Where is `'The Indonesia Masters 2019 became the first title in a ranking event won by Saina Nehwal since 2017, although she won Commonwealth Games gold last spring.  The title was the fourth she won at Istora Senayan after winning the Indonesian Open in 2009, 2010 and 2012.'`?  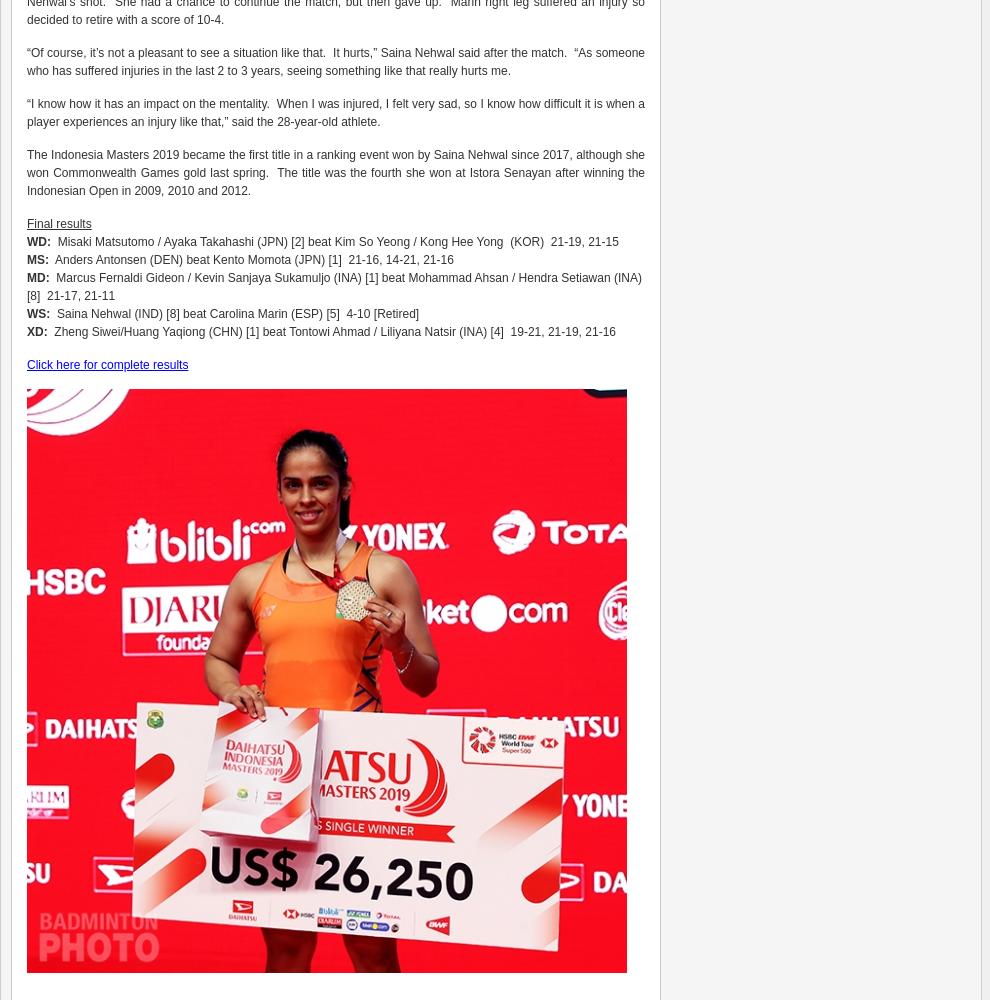 'The Indonesia Masters 2019 became the first title in a ranking event won by Saina Nehwal since 2017, although she won Commonwealth Games gold last spring.  The title was the fourth she won at Istora Senayan after winning the Indonesian Open in 2009, 2010 and 2012.' is located at coordinates (335, 173).